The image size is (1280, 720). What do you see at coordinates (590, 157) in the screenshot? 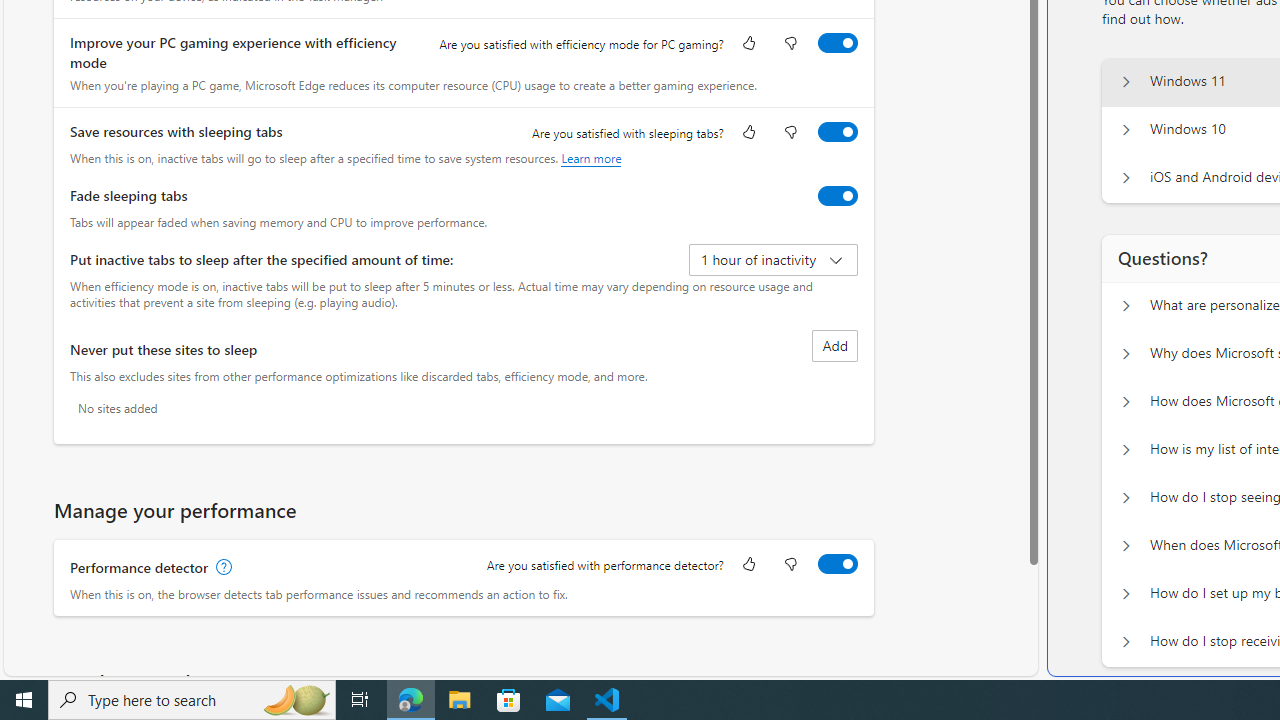
I see `'Learn more'` at bounding box center [590, 157].